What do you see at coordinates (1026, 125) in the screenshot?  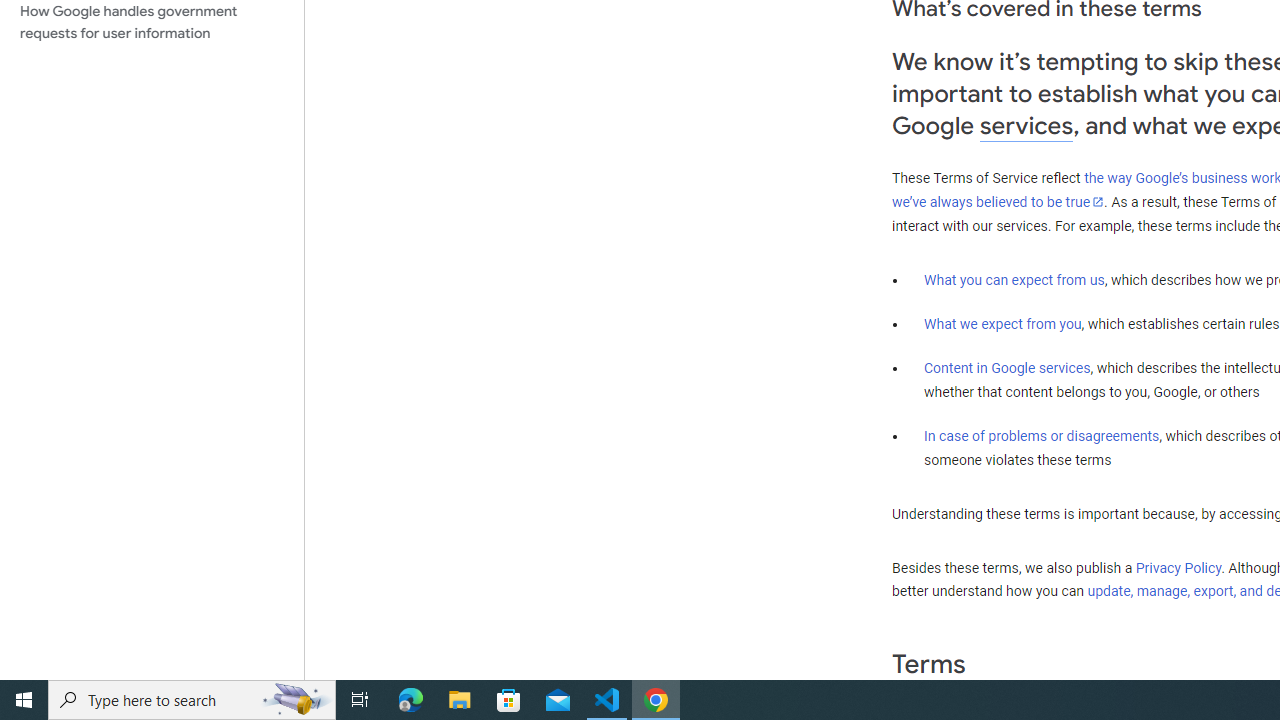 I see `'services'` at bounding box center [1026, 125].